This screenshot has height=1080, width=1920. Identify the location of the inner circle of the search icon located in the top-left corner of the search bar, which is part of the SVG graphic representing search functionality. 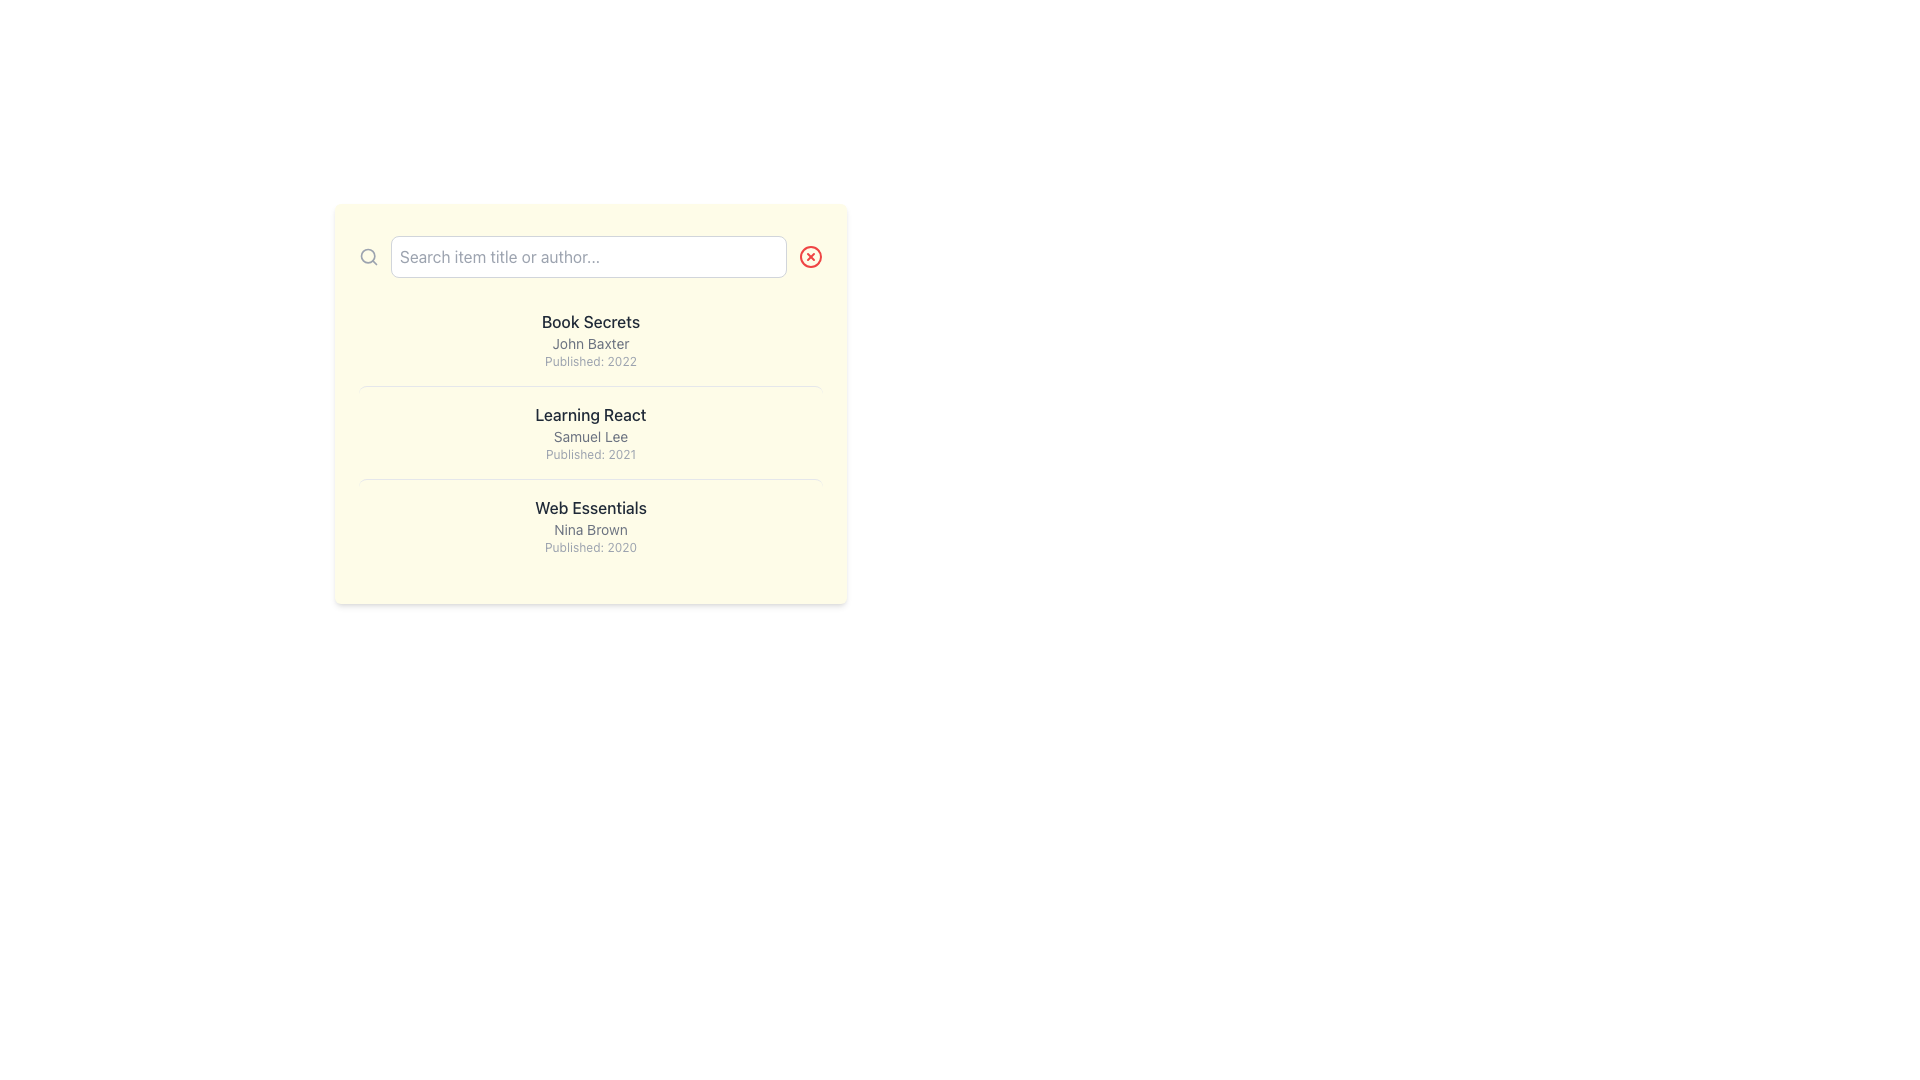
(368, 255).